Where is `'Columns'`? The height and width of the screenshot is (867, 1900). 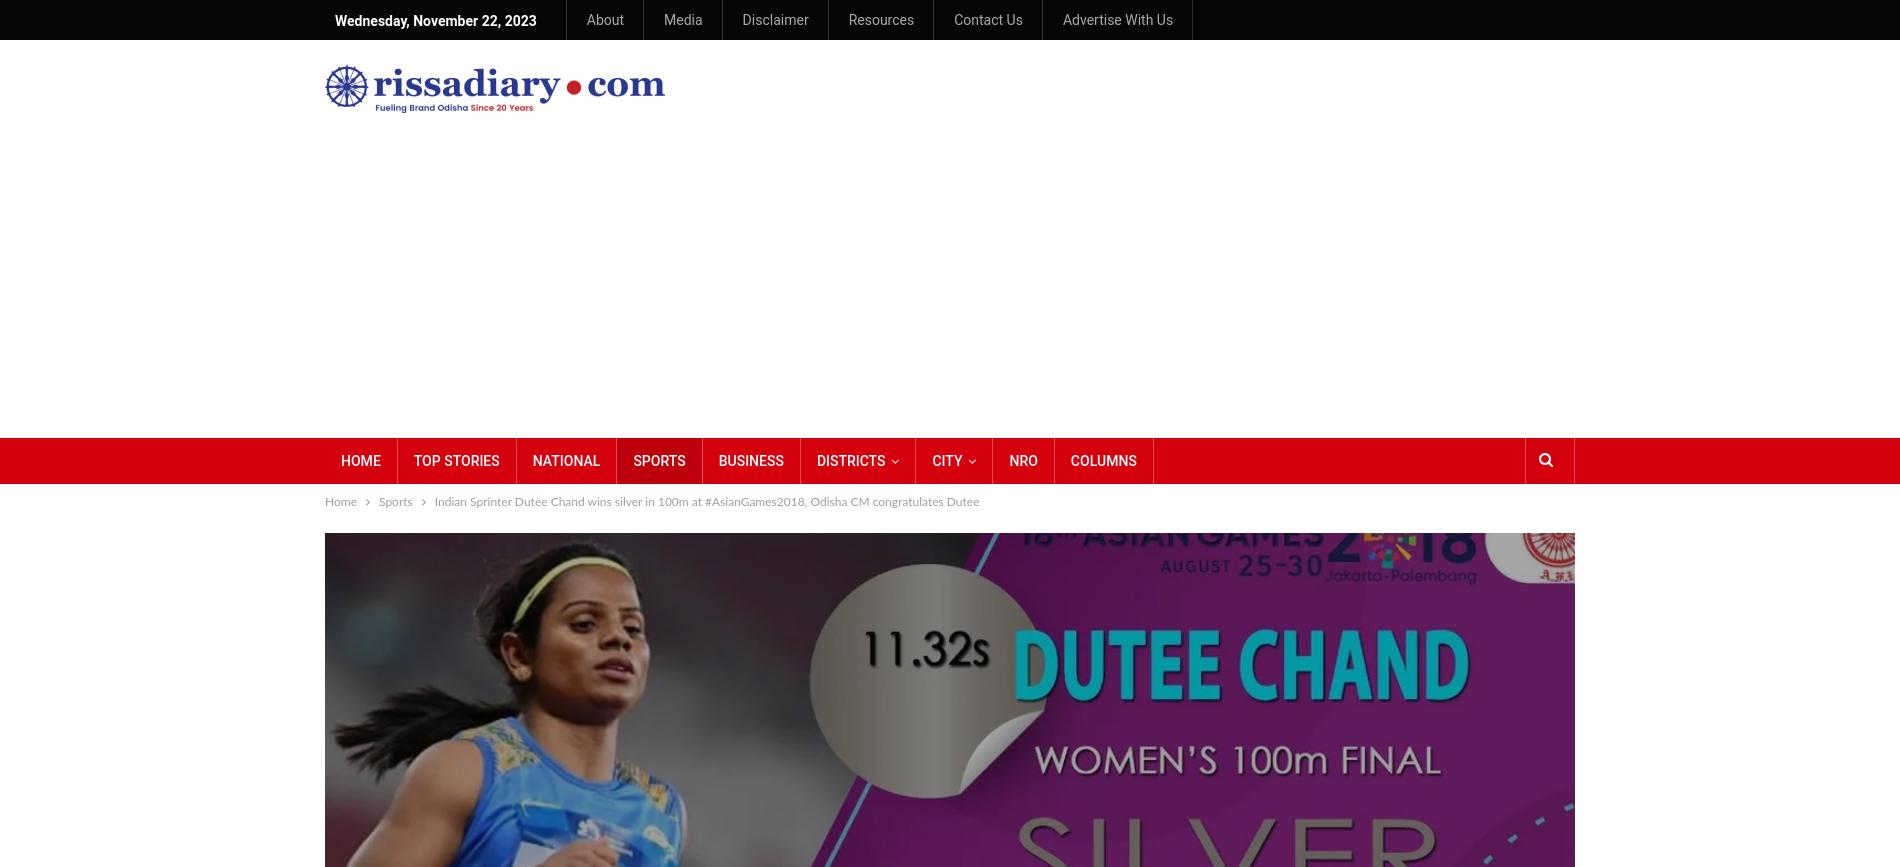
'Columns' is located at coordinates (1102, 459).